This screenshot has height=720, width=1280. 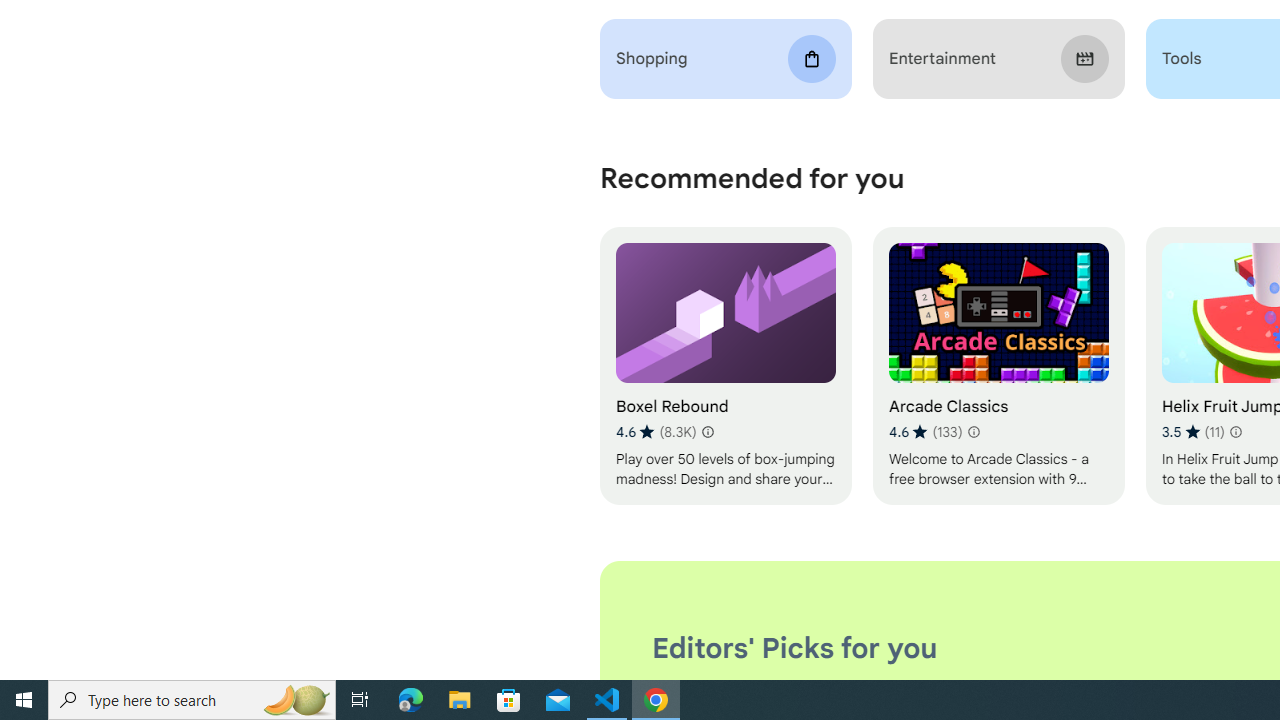 I want to click on 'Shopping', so click(x=724, y=58).